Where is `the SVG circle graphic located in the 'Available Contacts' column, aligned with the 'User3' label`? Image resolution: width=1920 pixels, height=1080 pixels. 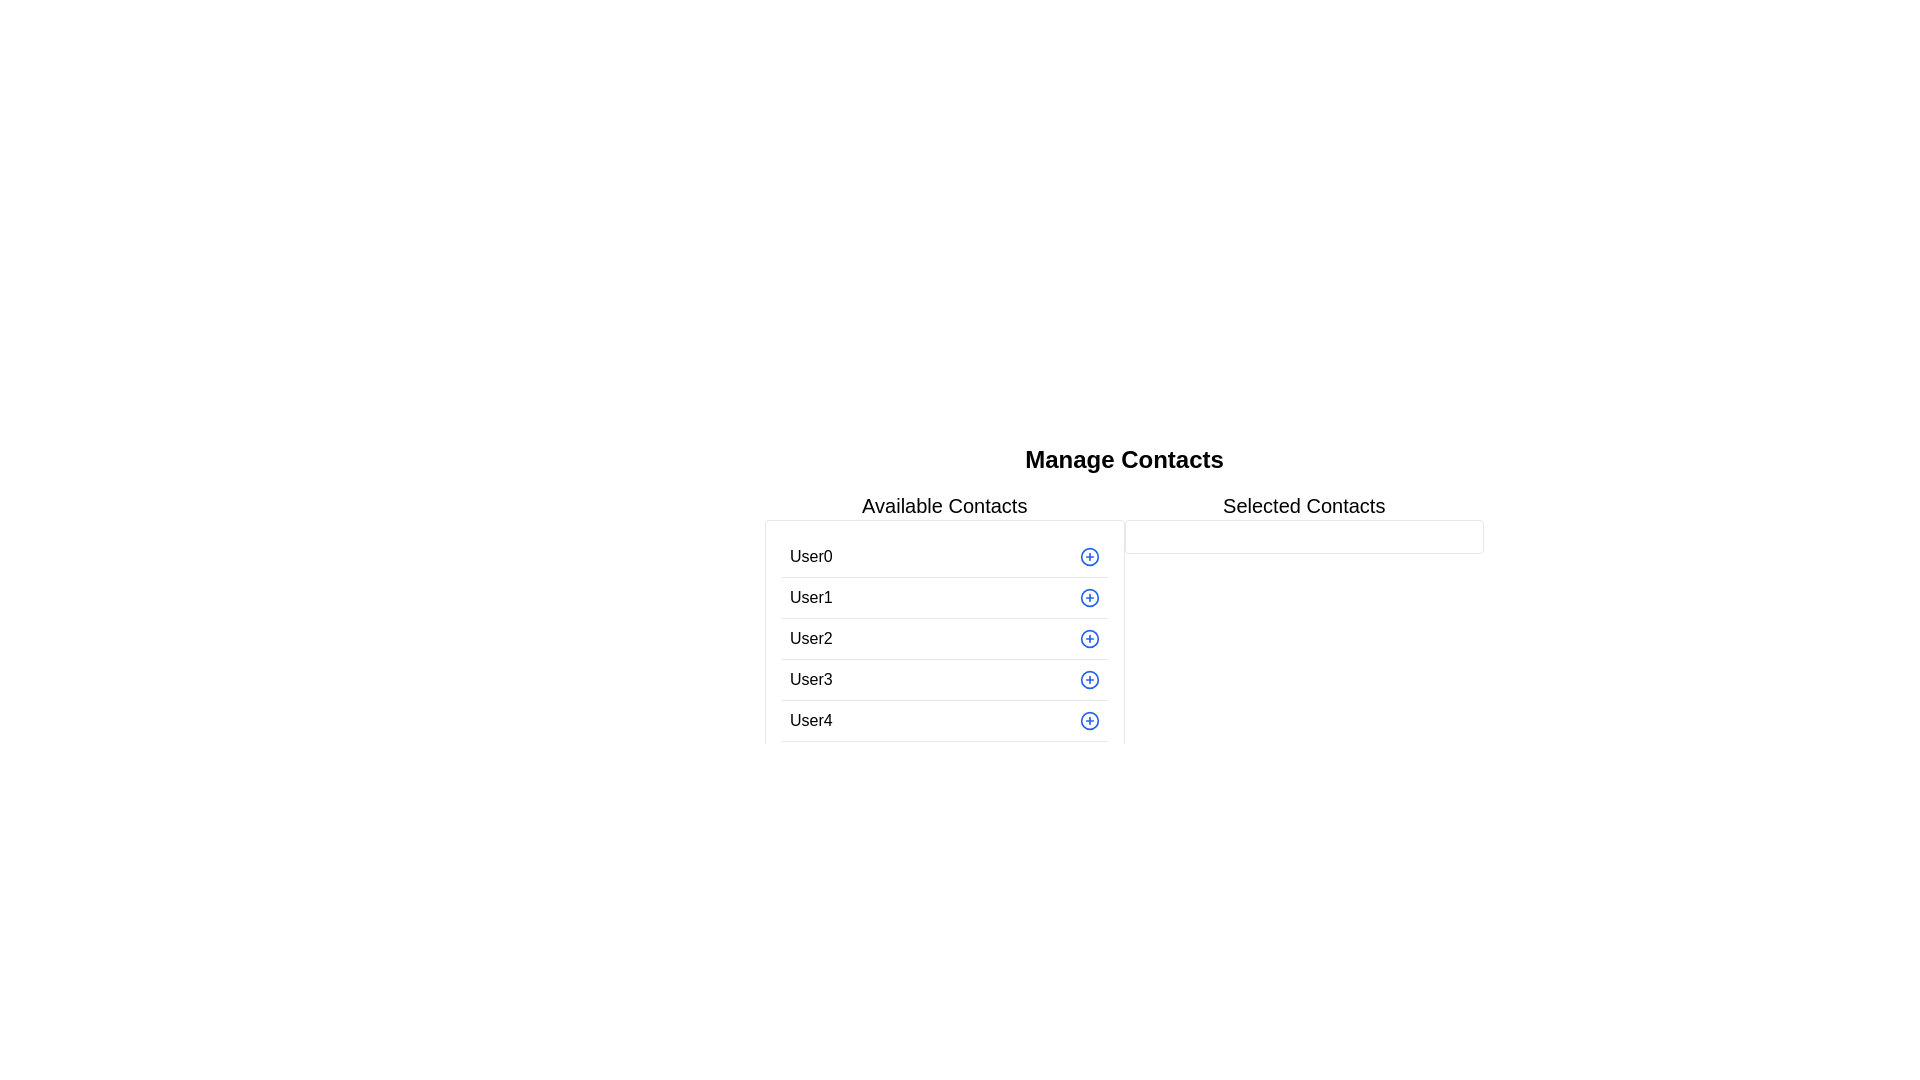
the SVG circle graphic located in the 'Available Contacts' column, aligned with the 'User3' label is located at coordinates (1088, 678).